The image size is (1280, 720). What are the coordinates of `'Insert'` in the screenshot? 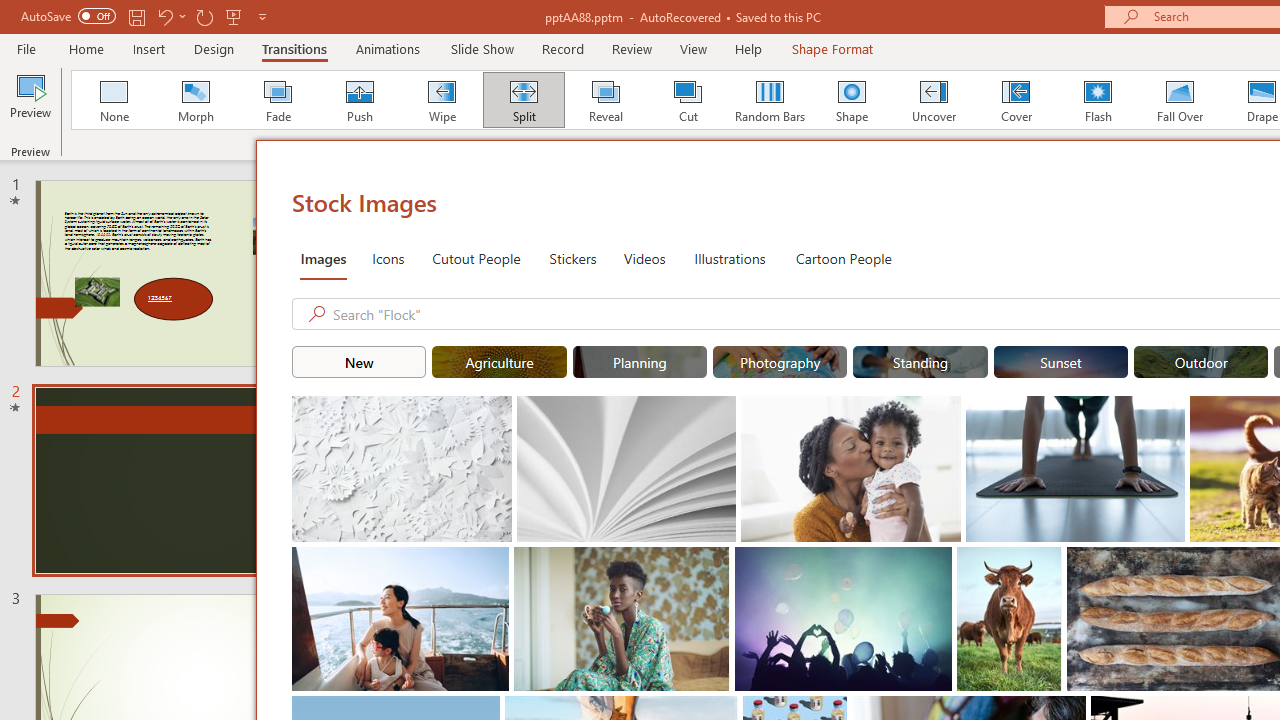 It's located at (148, 48).